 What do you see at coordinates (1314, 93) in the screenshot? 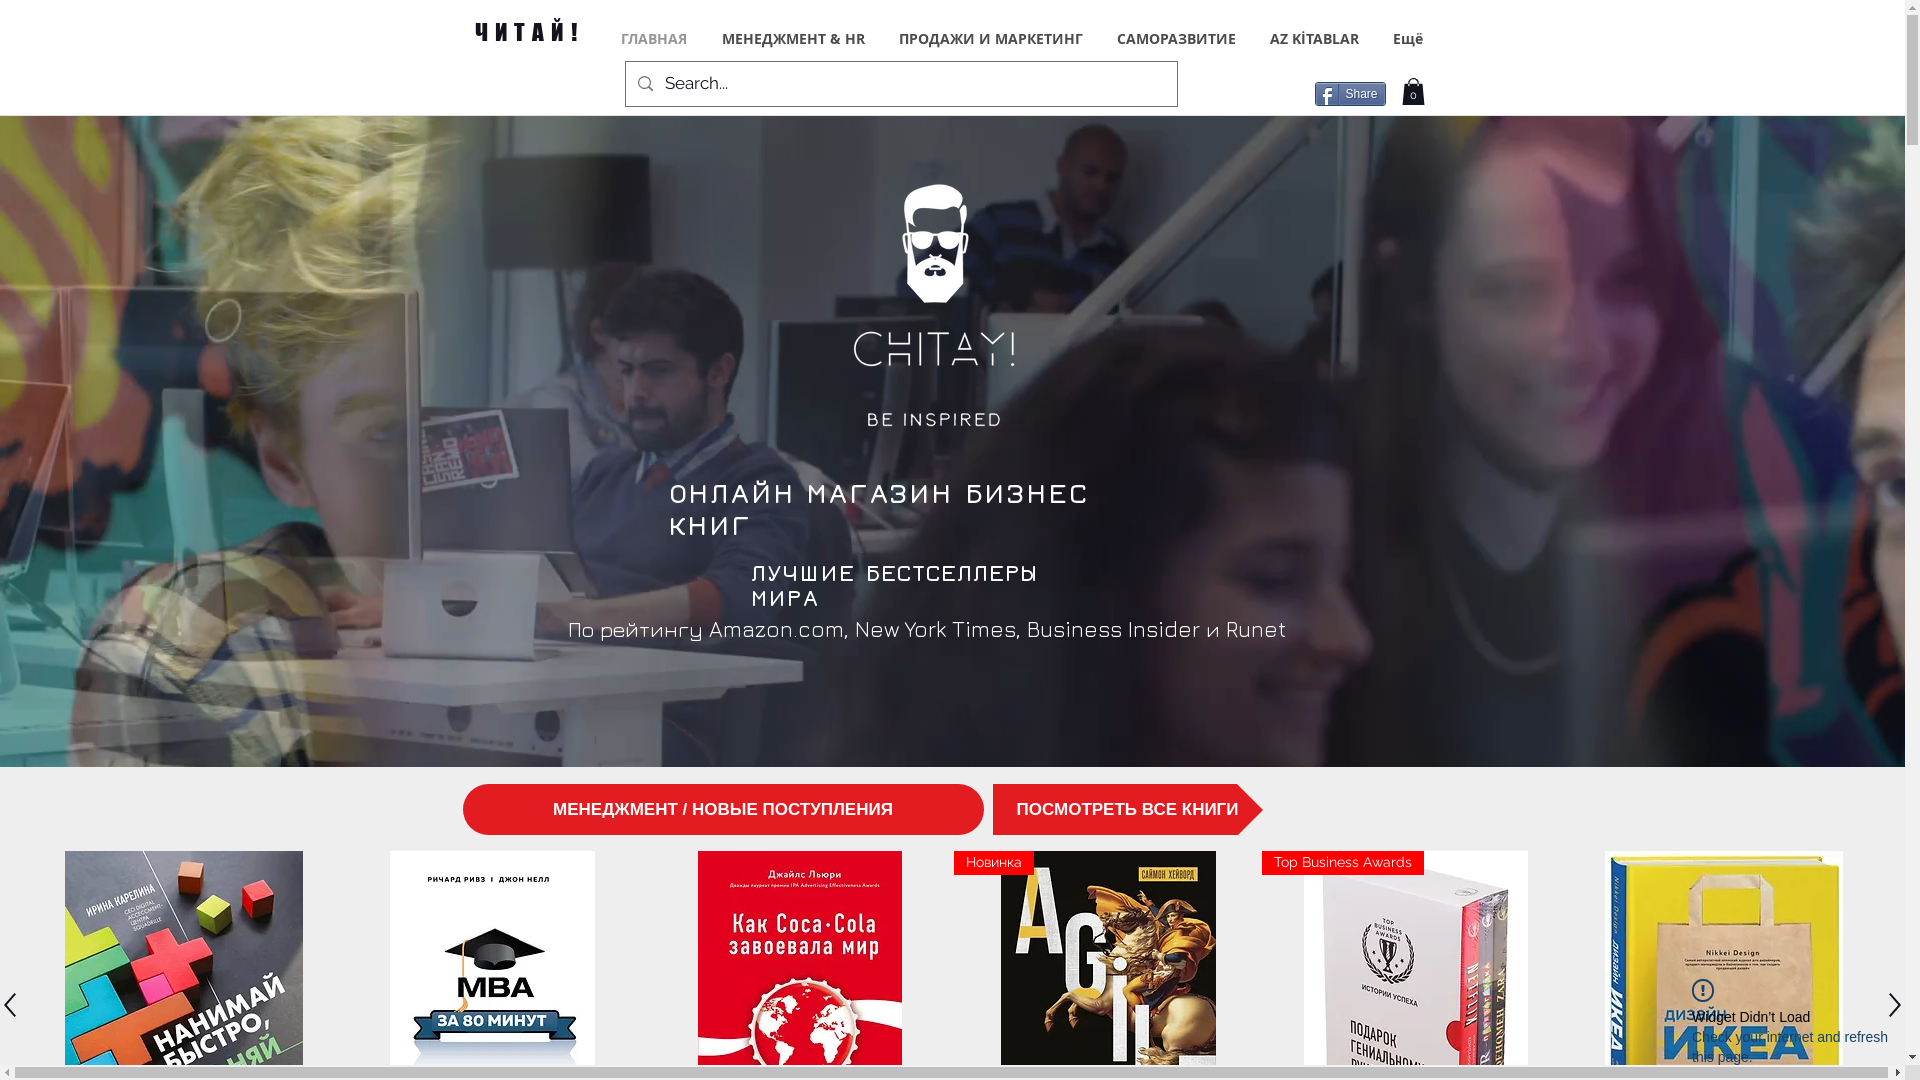
I see `'Share'` at bounding box center [1314, 93].